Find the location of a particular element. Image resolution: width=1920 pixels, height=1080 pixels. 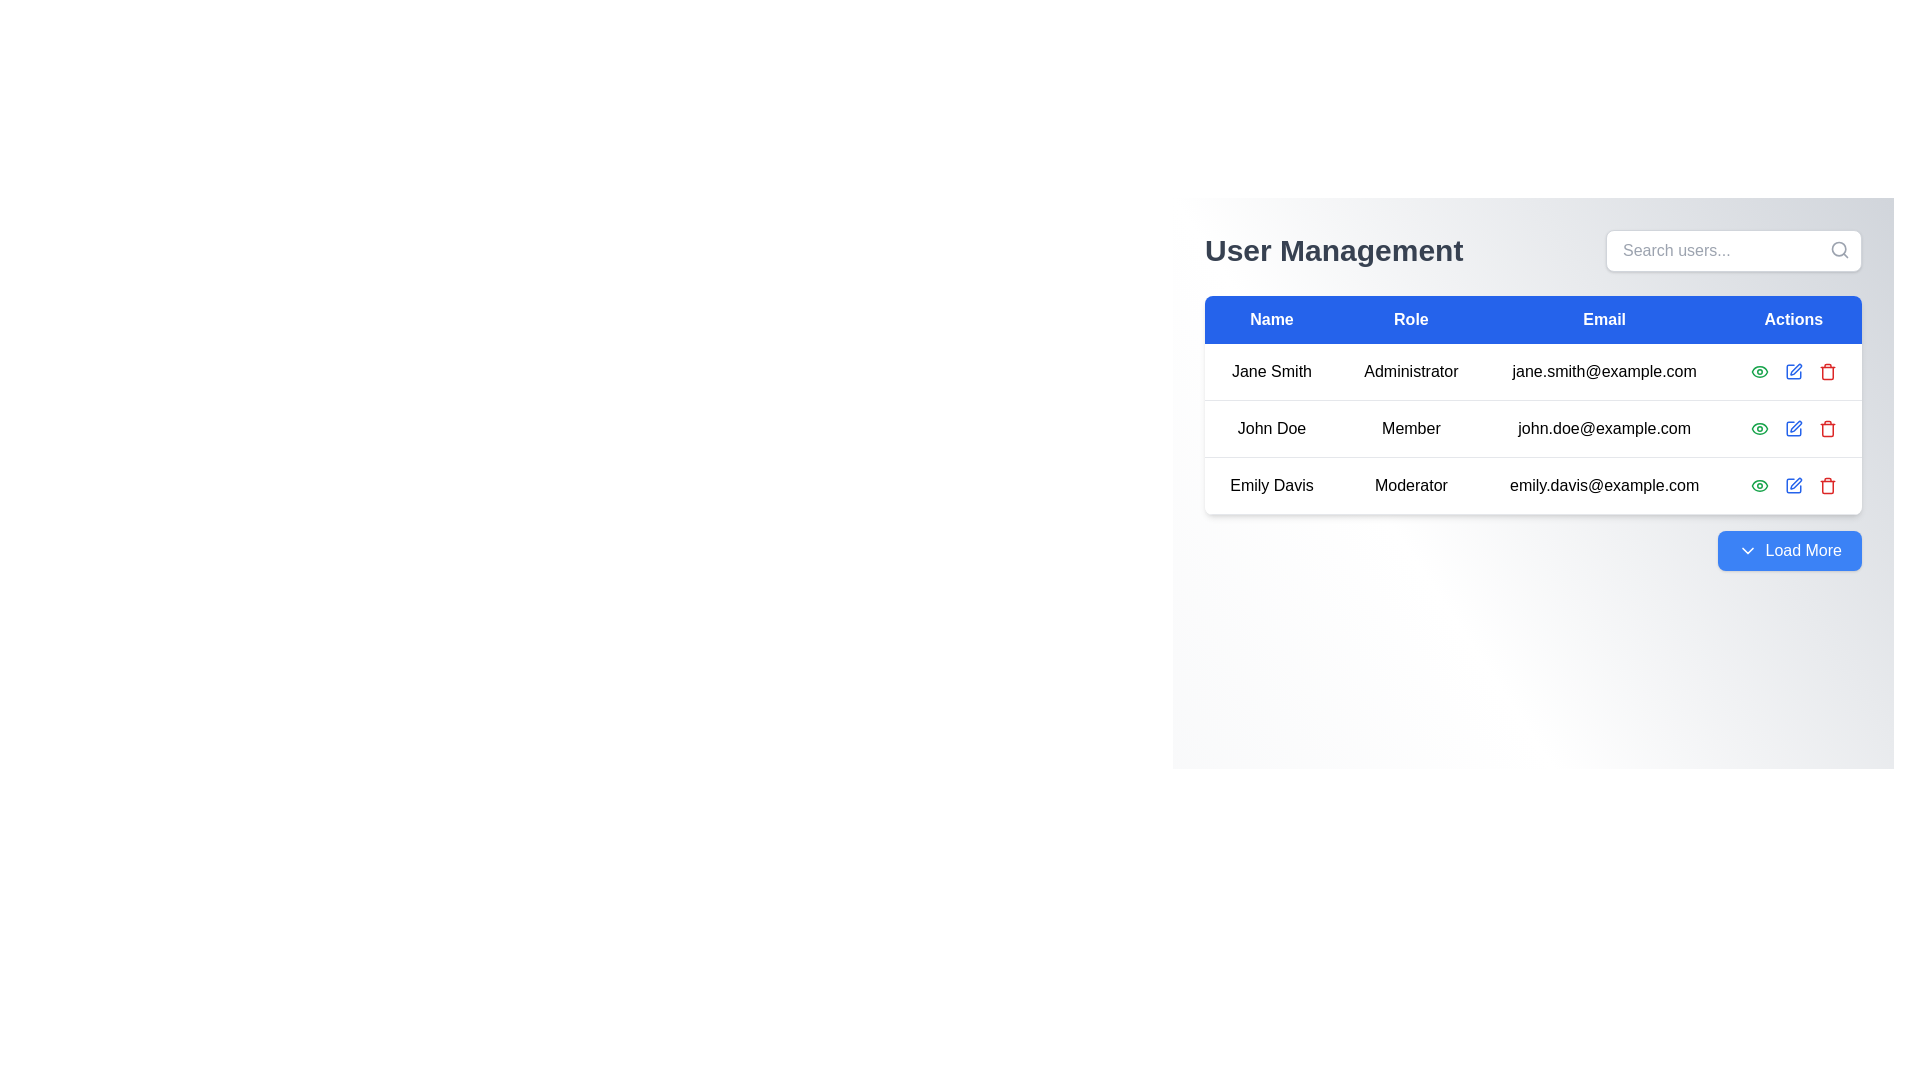

the text label displaying the email address 'emily.davis@example.com' located in the third row of the user management table under the 'Email' column is located at coordinates (1604, 486).